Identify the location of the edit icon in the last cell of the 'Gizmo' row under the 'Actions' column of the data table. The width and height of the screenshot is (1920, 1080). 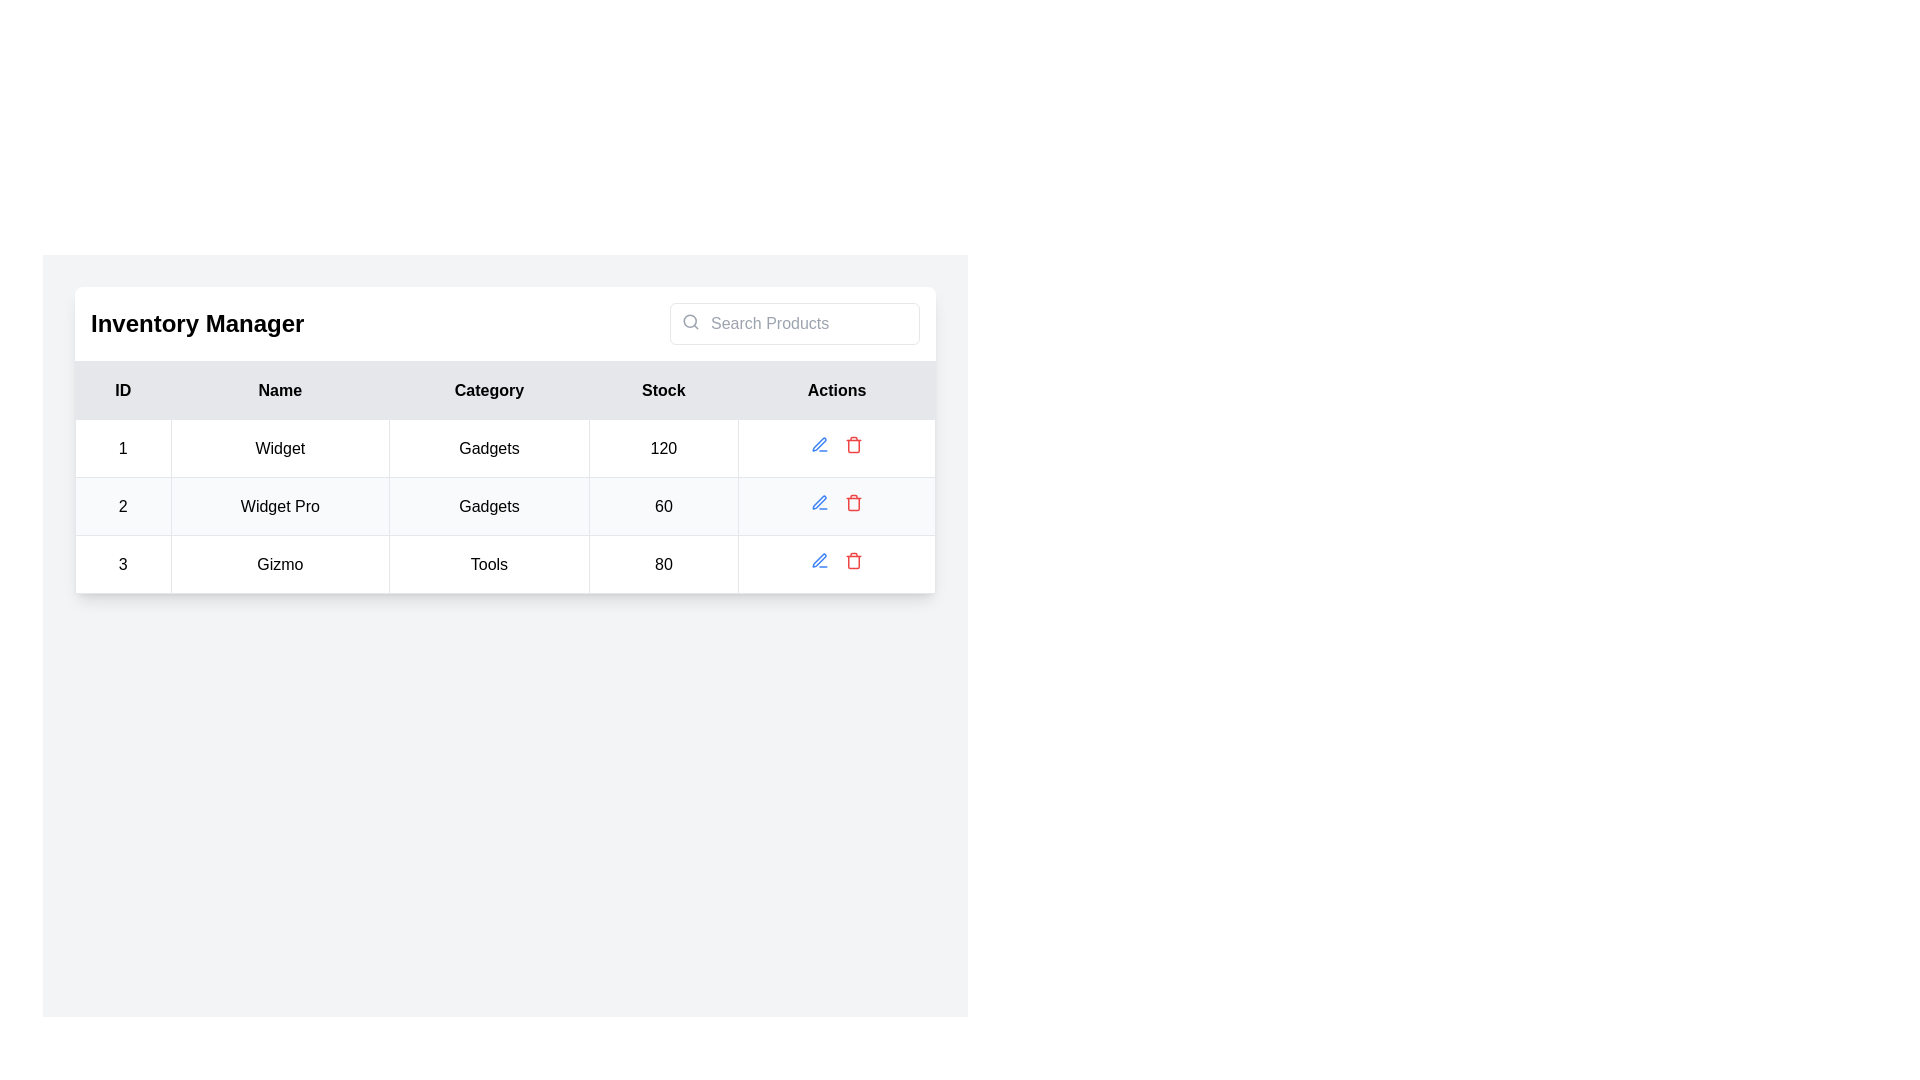
(836, 564).